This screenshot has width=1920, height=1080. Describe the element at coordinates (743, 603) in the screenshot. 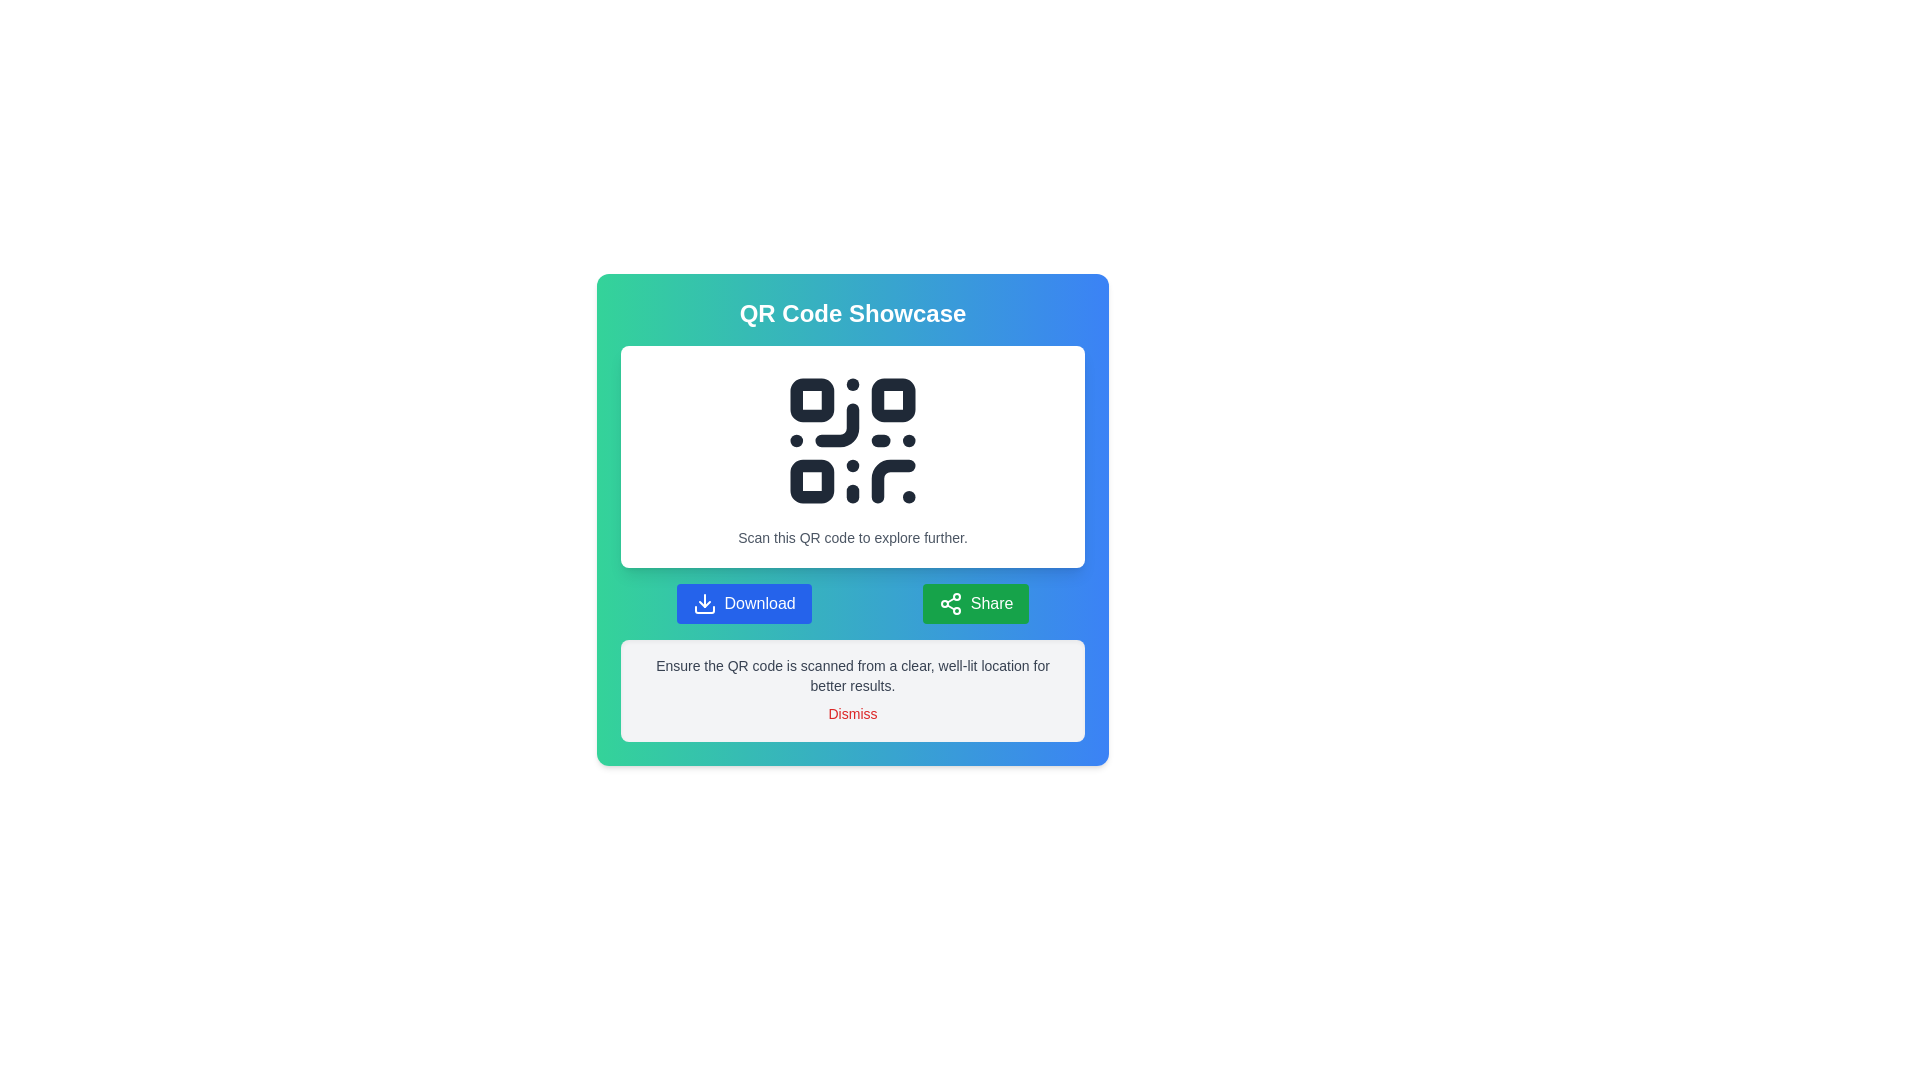

I see `the blue rounded button labeled 'Download' to change its state to the hover styling` at that location.